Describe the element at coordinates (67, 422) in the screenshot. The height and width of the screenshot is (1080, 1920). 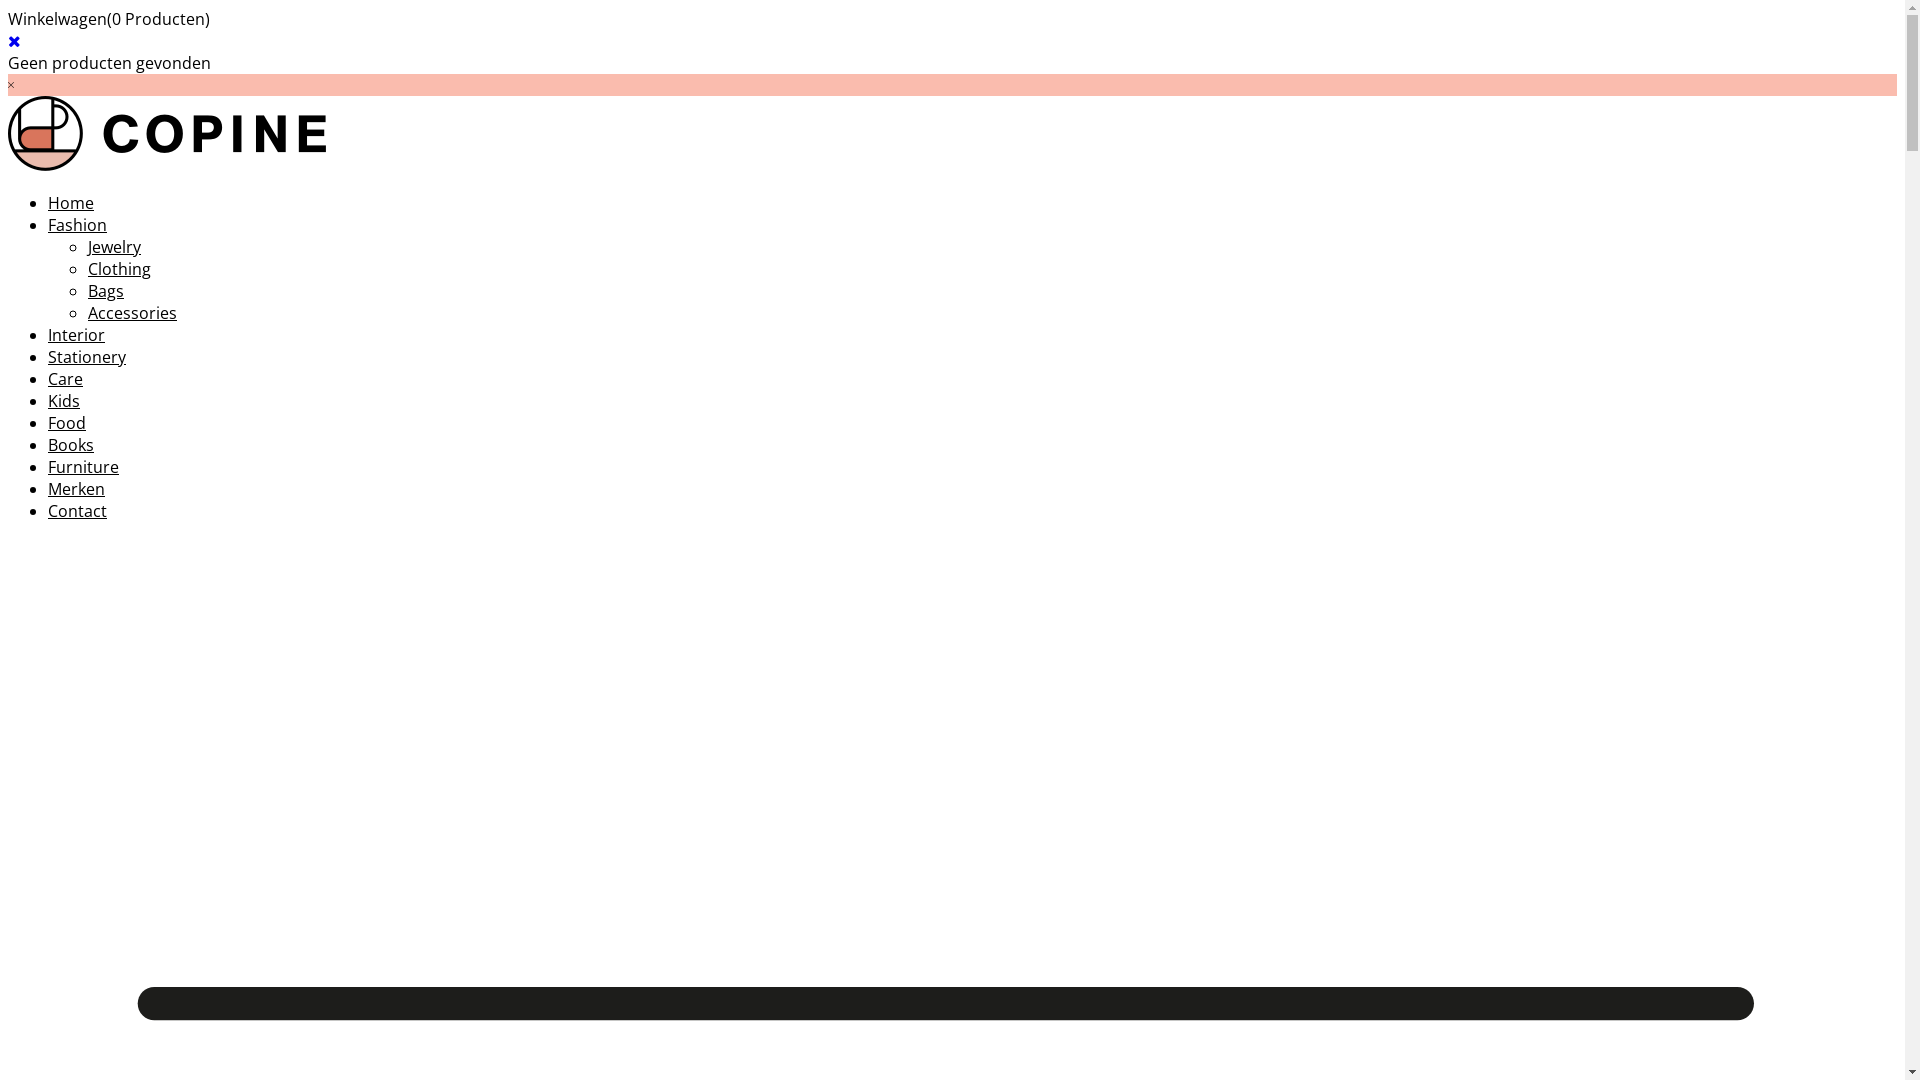
I see `'Food'` at that location.